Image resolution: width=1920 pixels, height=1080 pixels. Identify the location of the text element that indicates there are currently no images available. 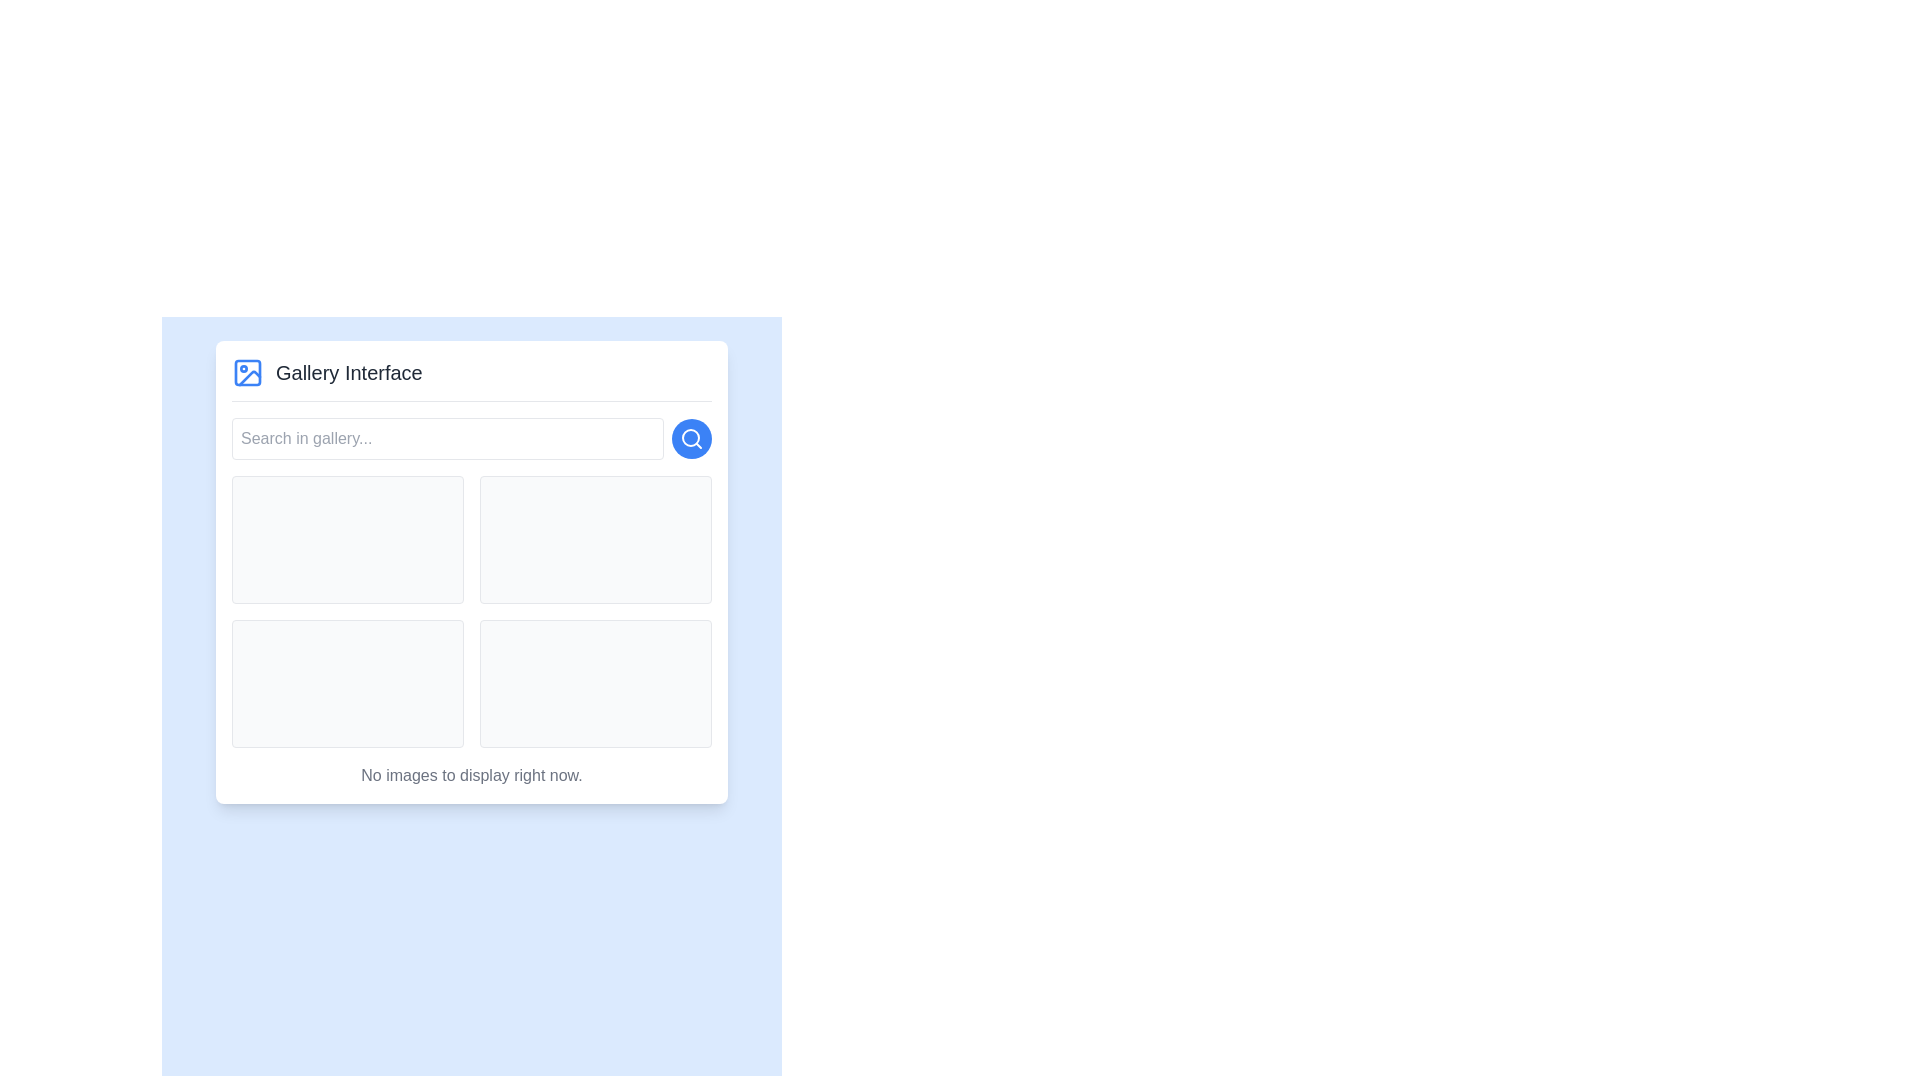
(470, 774).